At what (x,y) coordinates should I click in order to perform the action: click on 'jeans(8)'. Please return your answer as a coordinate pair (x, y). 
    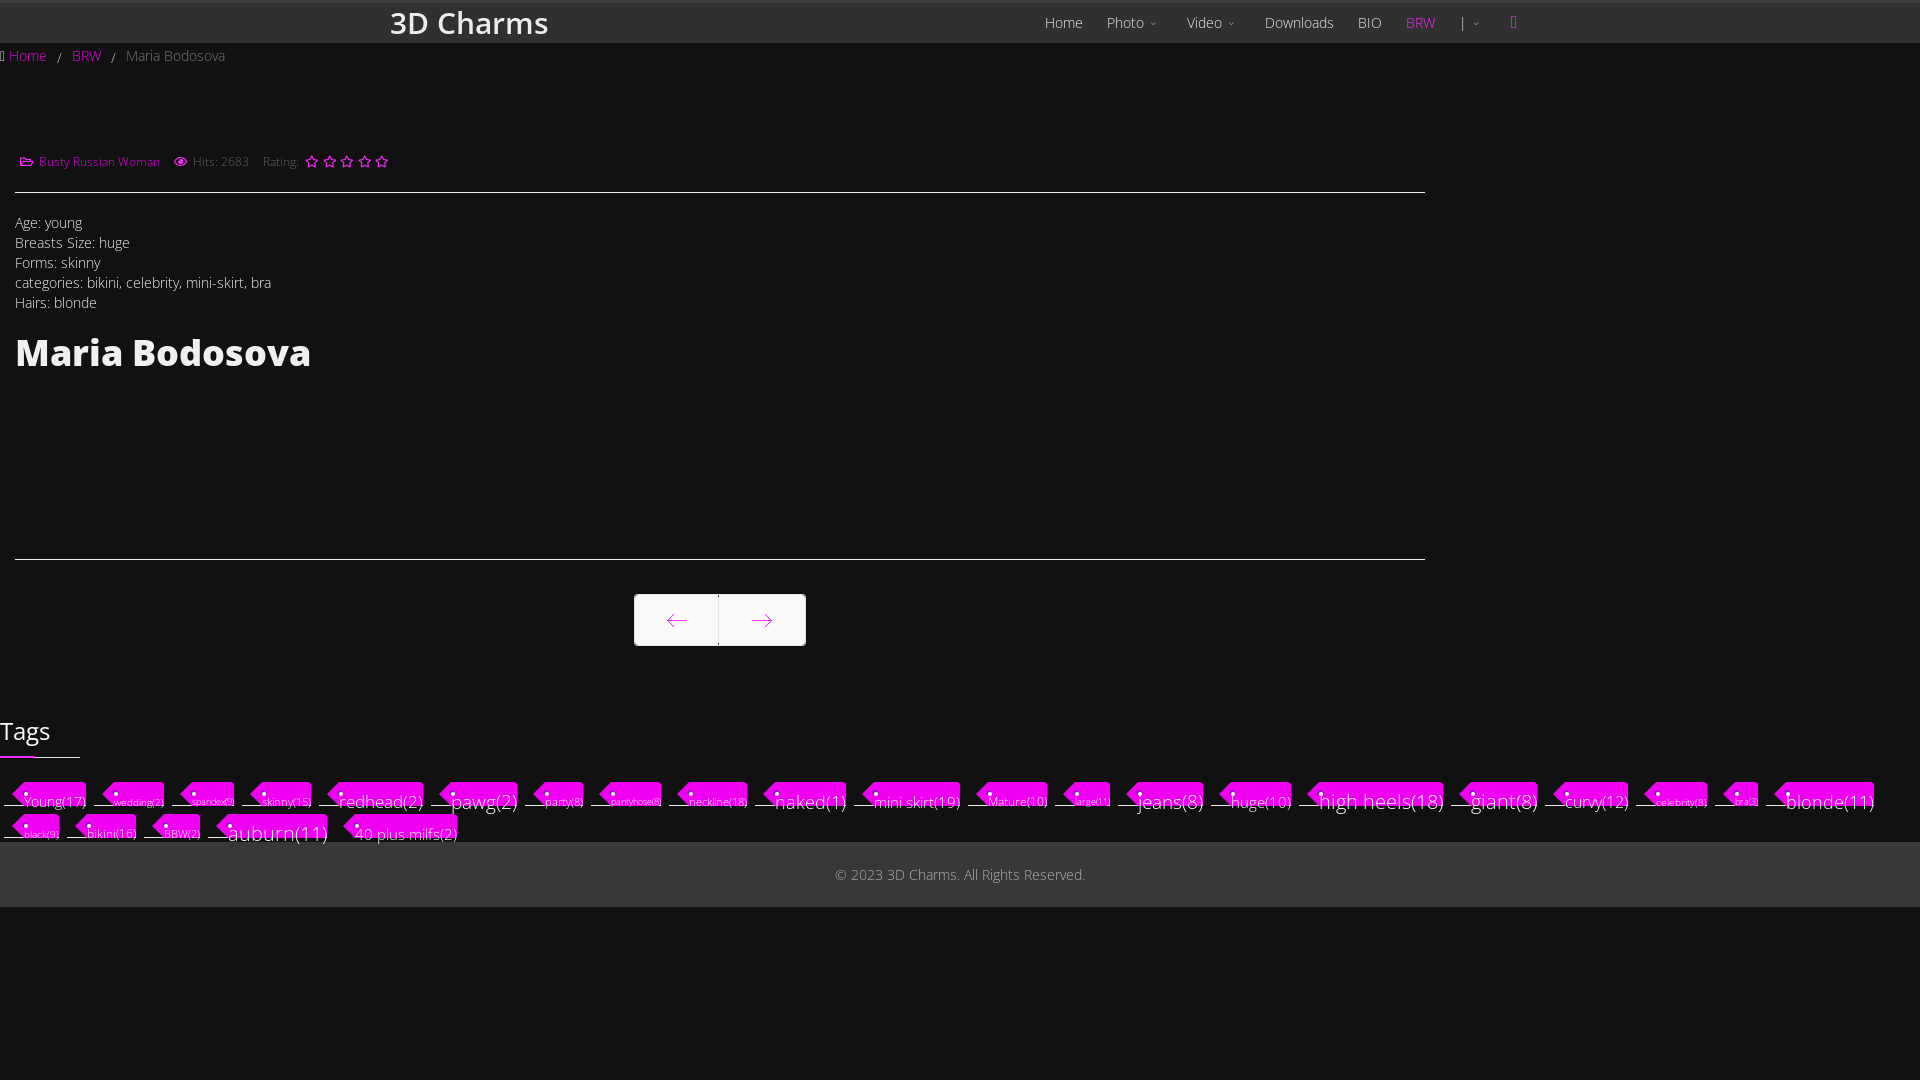
    Looking at the image, I should click on (1170, 793).